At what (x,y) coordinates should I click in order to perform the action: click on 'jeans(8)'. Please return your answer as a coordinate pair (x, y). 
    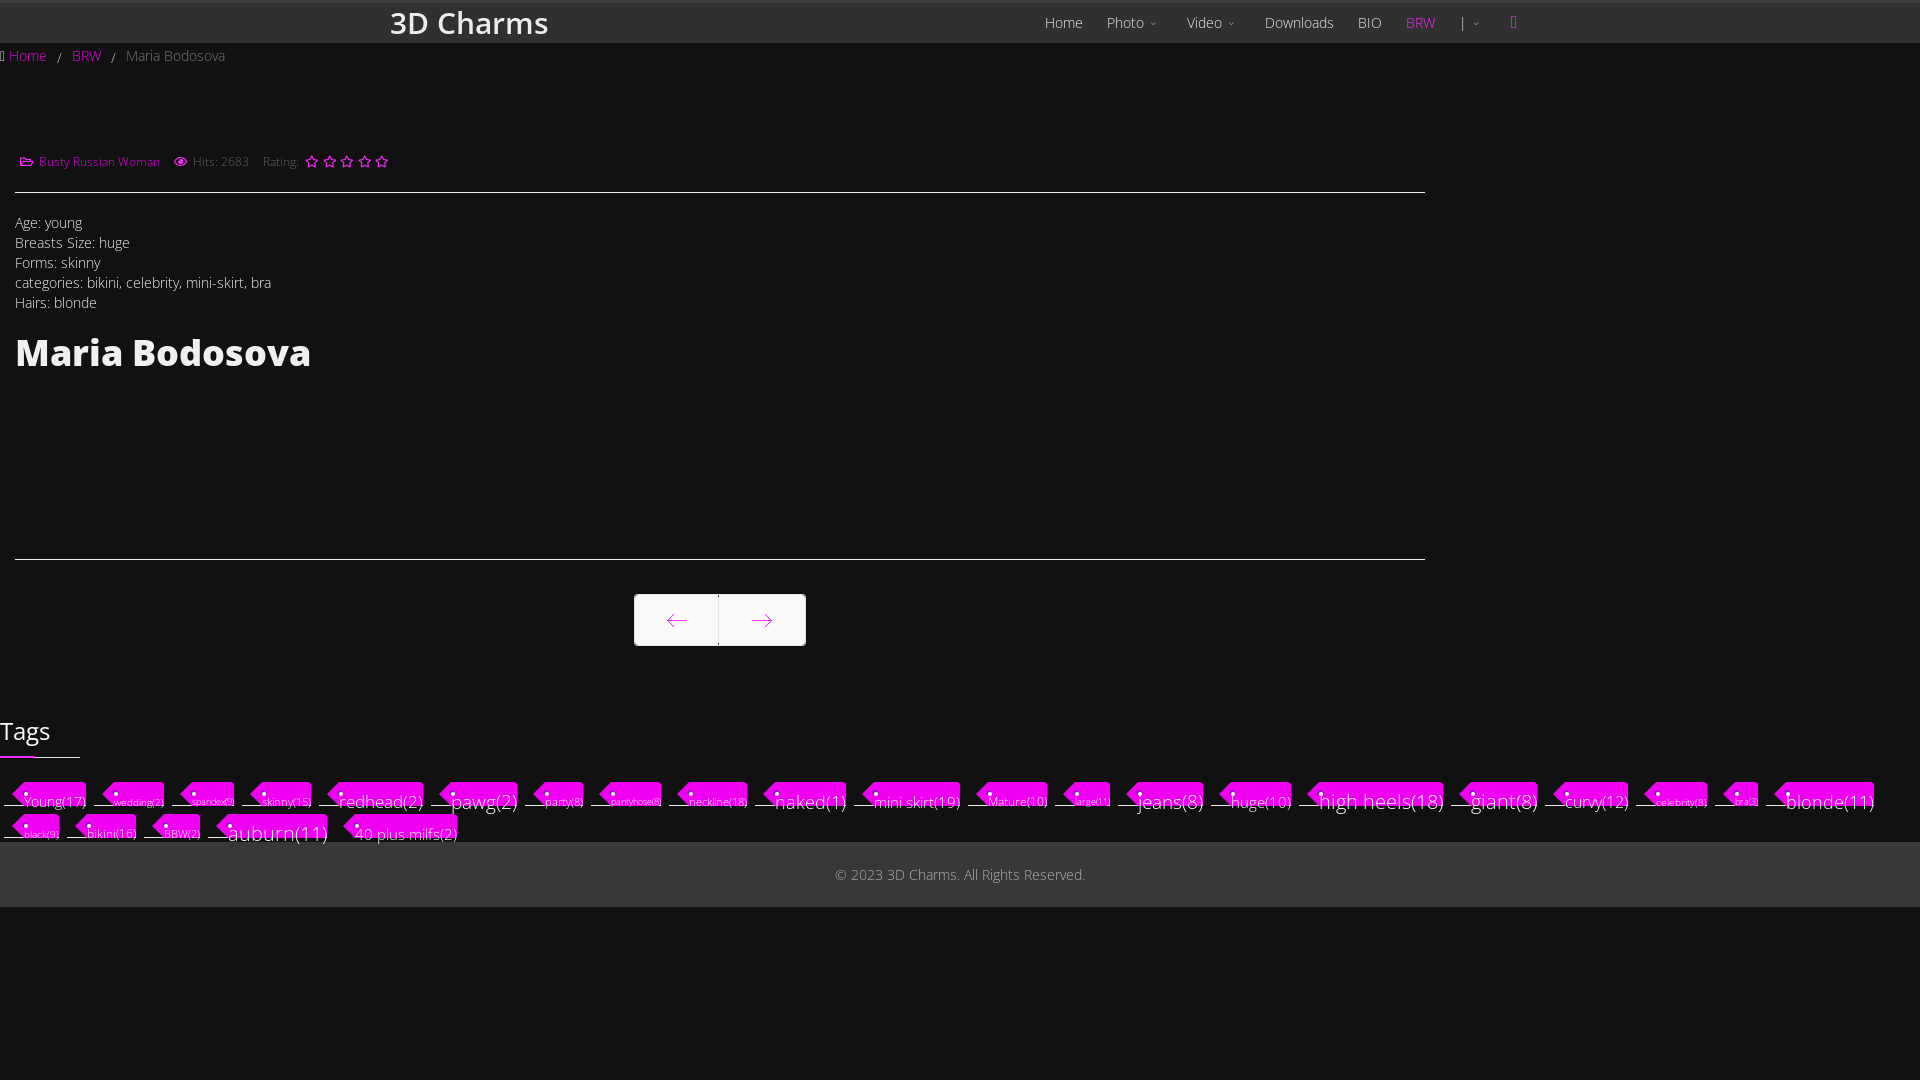
    Looking at the image, I should click on (1170, 793).